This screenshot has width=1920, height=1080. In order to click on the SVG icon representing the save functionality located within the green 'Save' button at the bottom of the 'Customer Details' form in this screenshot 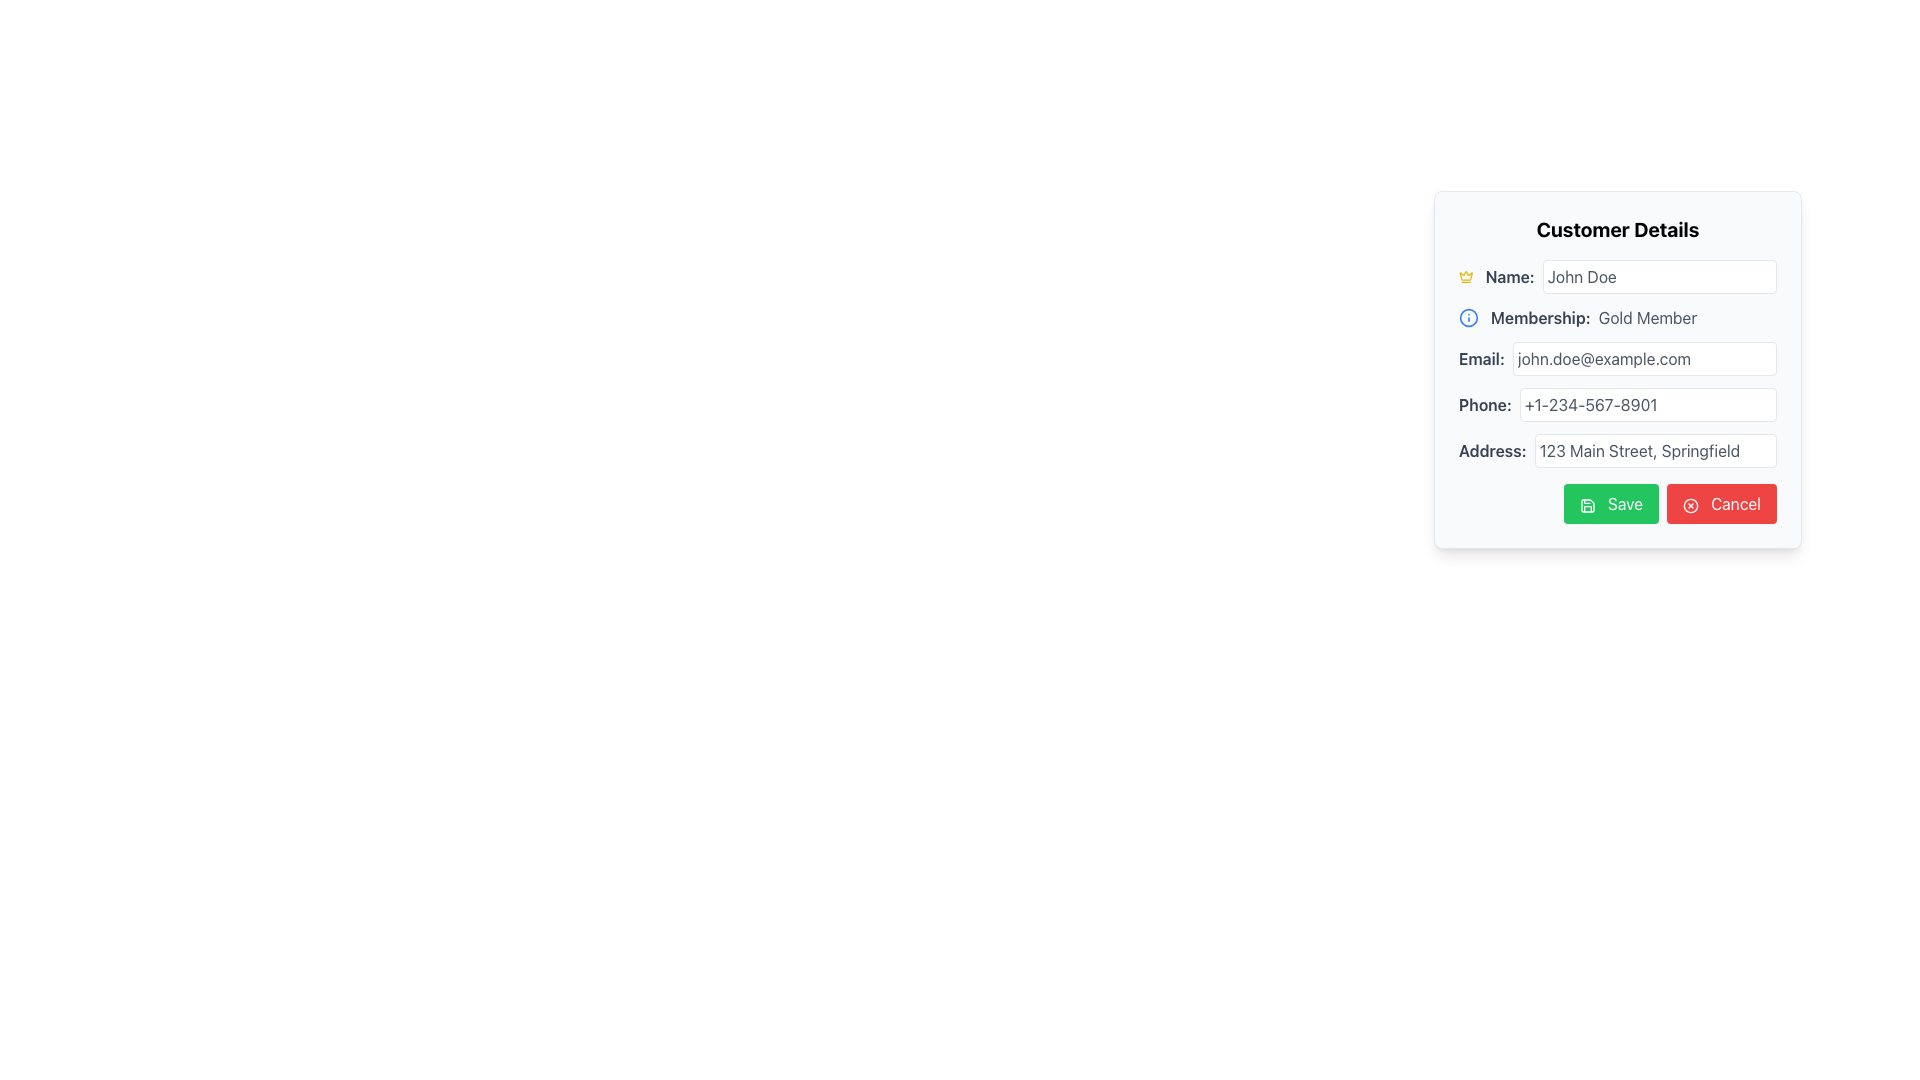, I will do `click(1586, 504)`.